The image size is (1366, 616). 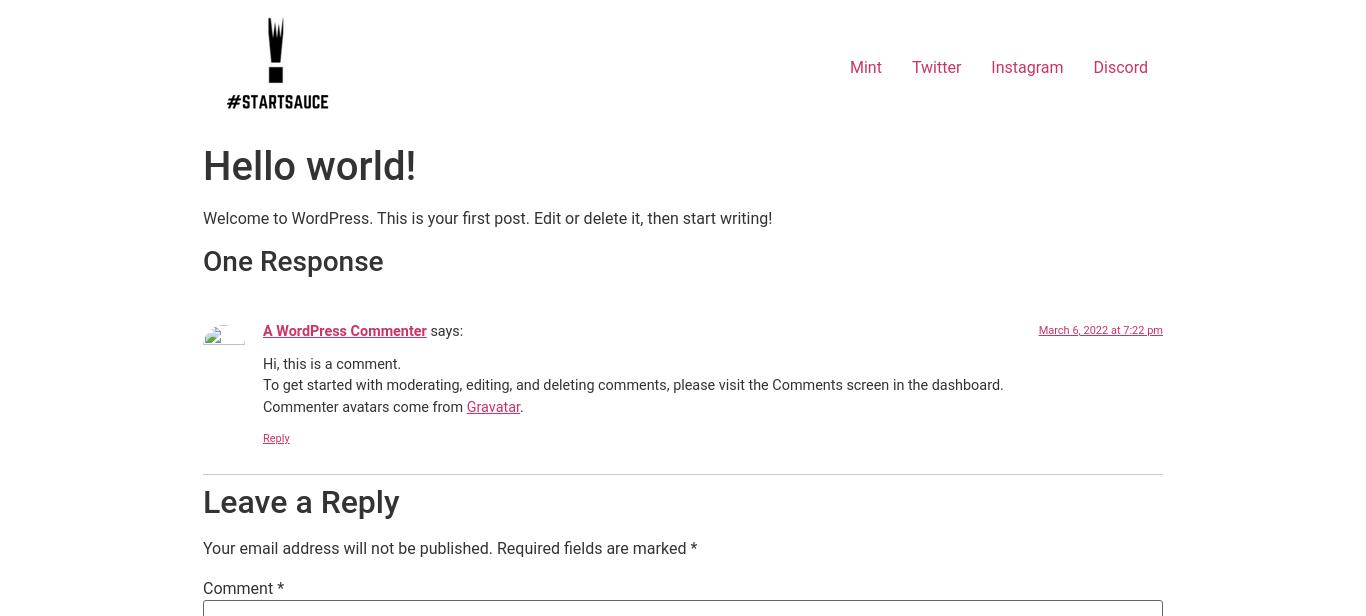 What do you see at coordinates (864, 66) in the screenshot?
I see `'Mint'` at bounding box center [864, 66].